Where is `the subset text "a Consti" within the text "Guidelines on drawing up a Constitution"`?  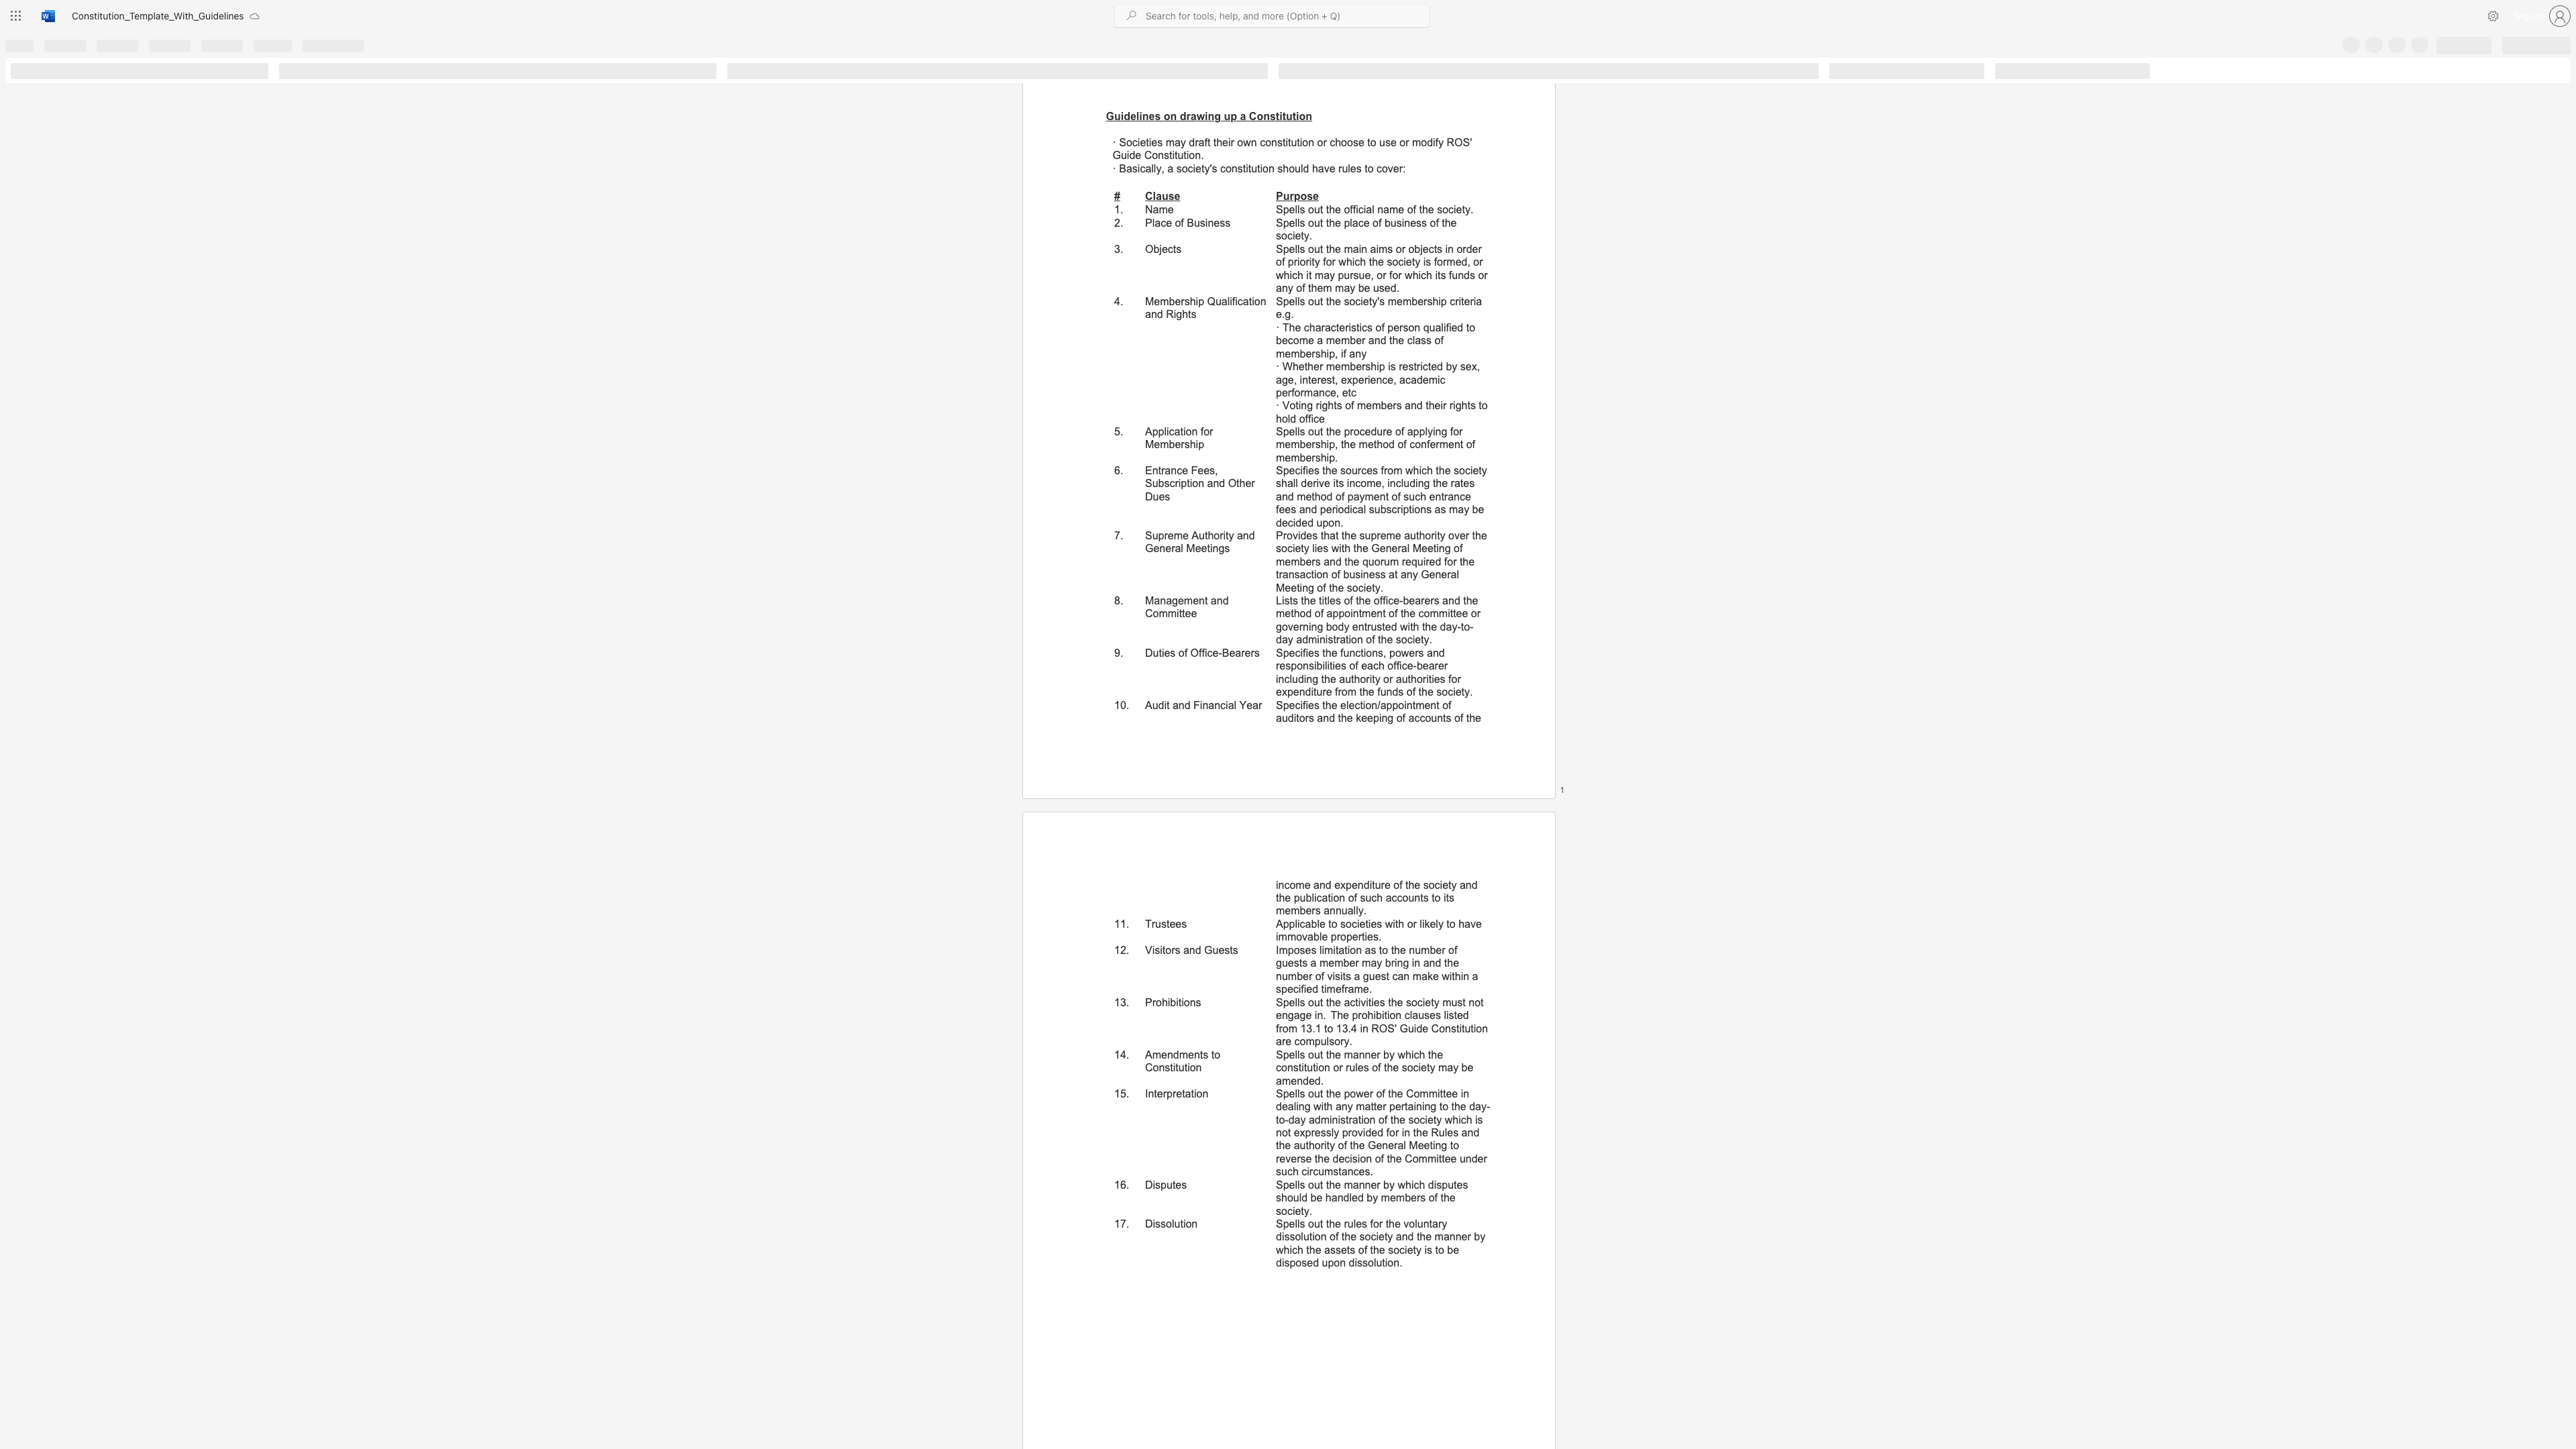
the subset text "a Consti" within the text "Guidelines on drawing up a Constitution" is located at coordinates (1238, 116).